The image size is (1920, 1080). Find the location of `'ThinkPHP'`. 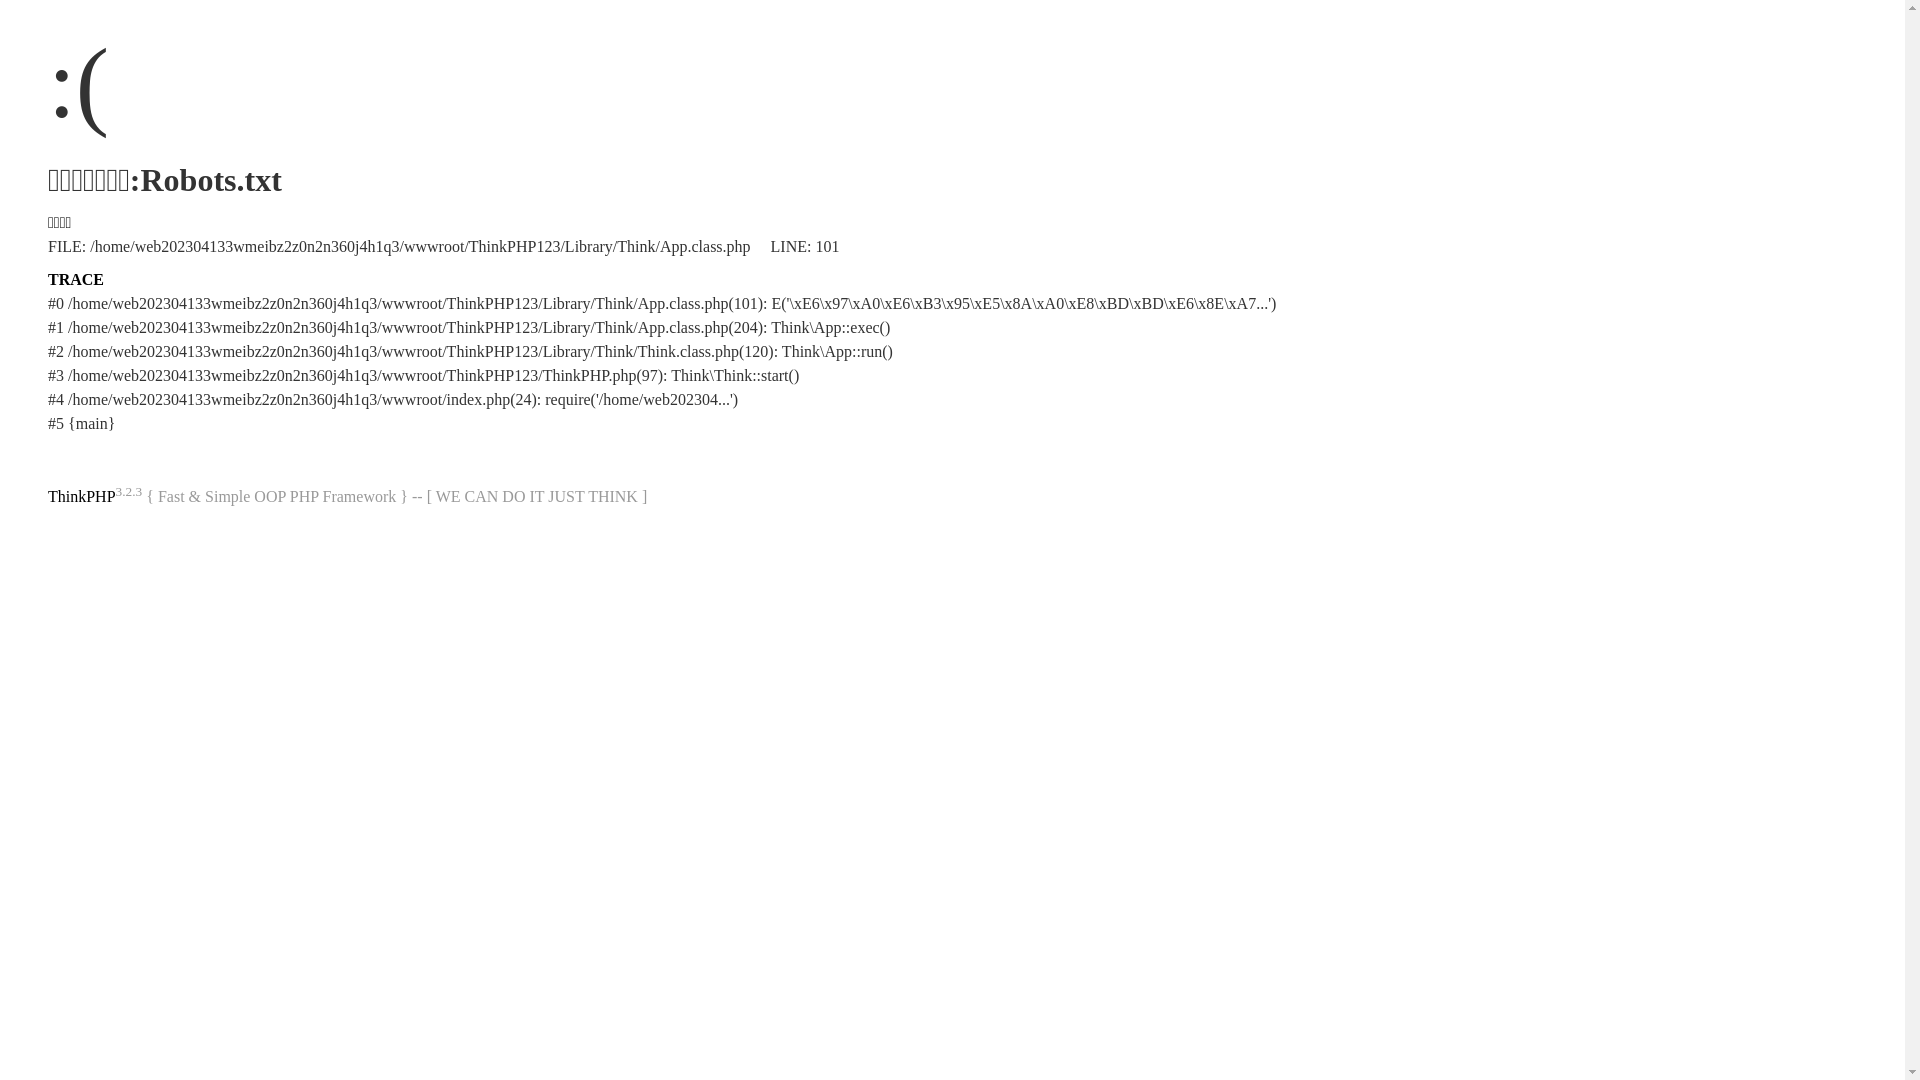

'ThinkPHP' is located at coordinates (80, 495).